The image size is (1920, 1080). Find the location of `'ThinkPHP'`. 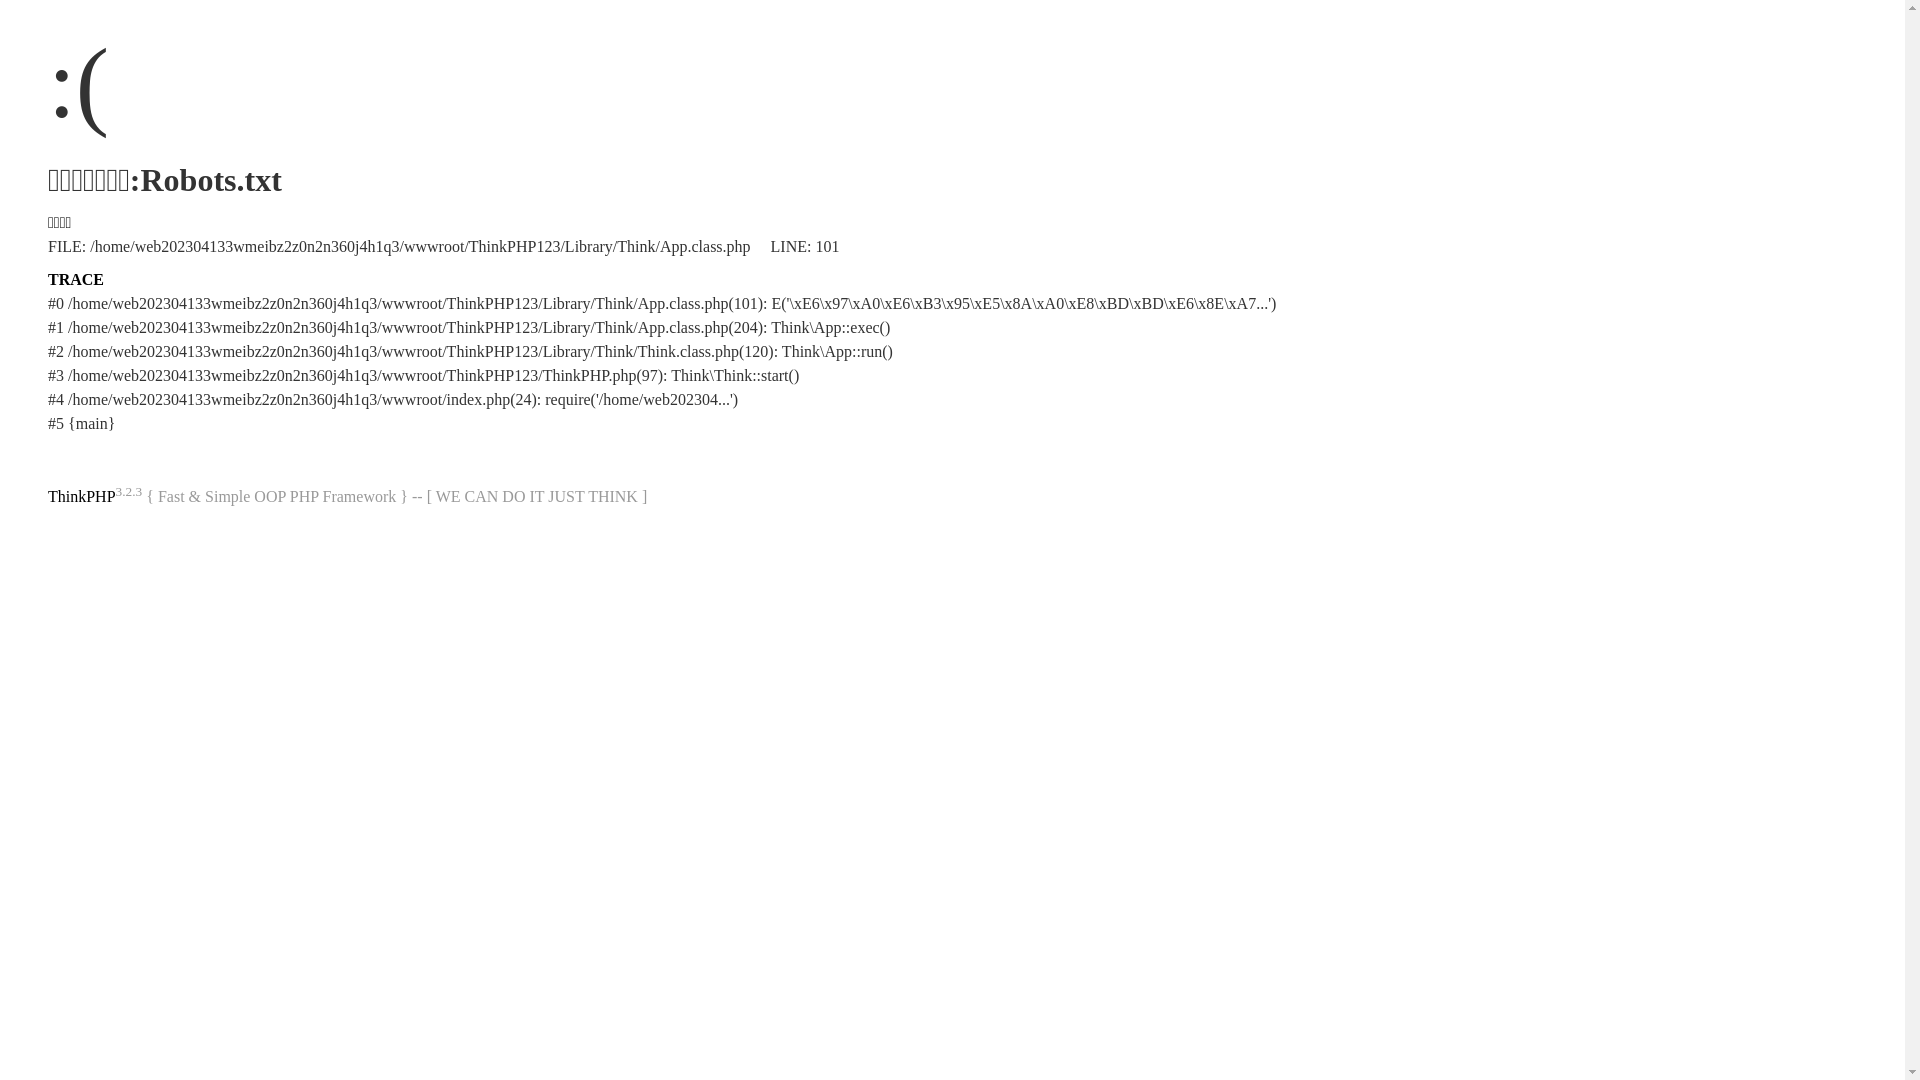

'ThinkPHP' is located at coordinates (80, 495).